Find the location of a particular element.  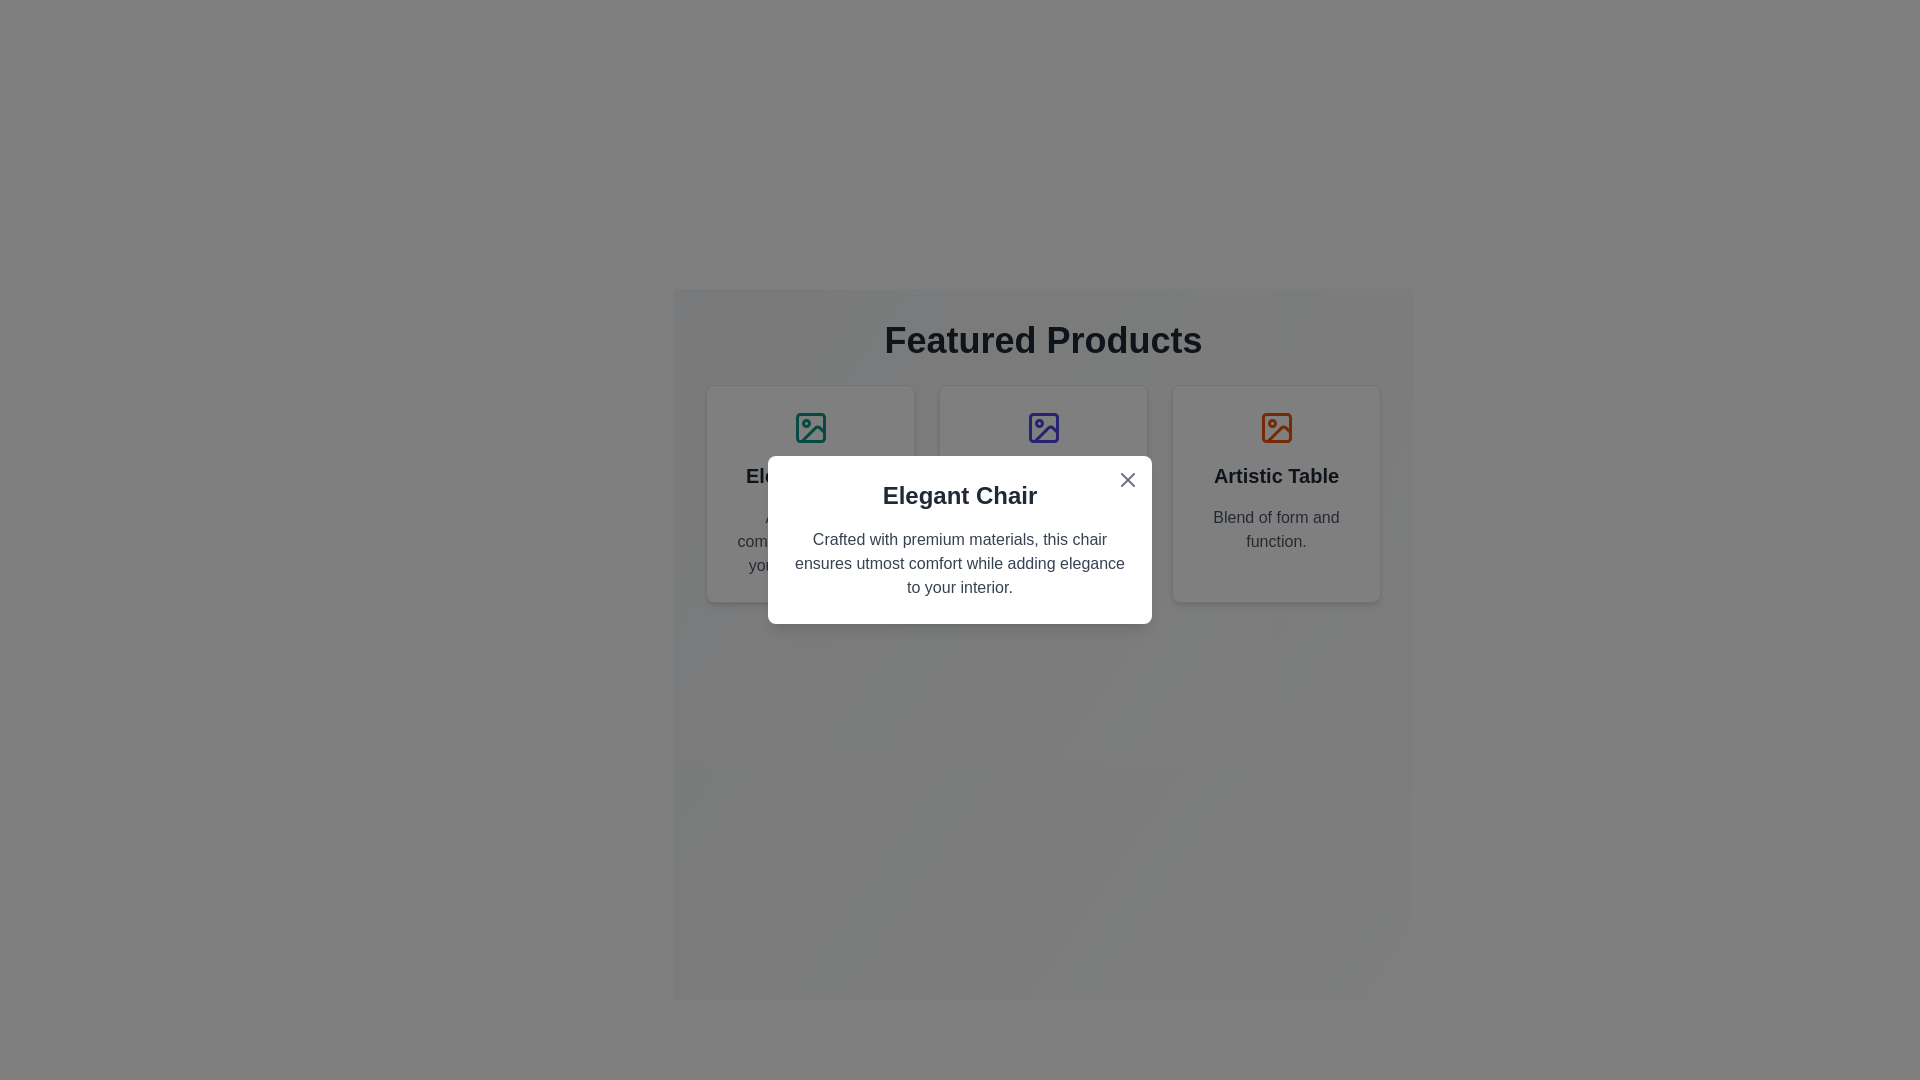

title text label located at the top of the rightmost card in the 'Featured Products' section to identify the product title is located at coordinates (1275, 475).